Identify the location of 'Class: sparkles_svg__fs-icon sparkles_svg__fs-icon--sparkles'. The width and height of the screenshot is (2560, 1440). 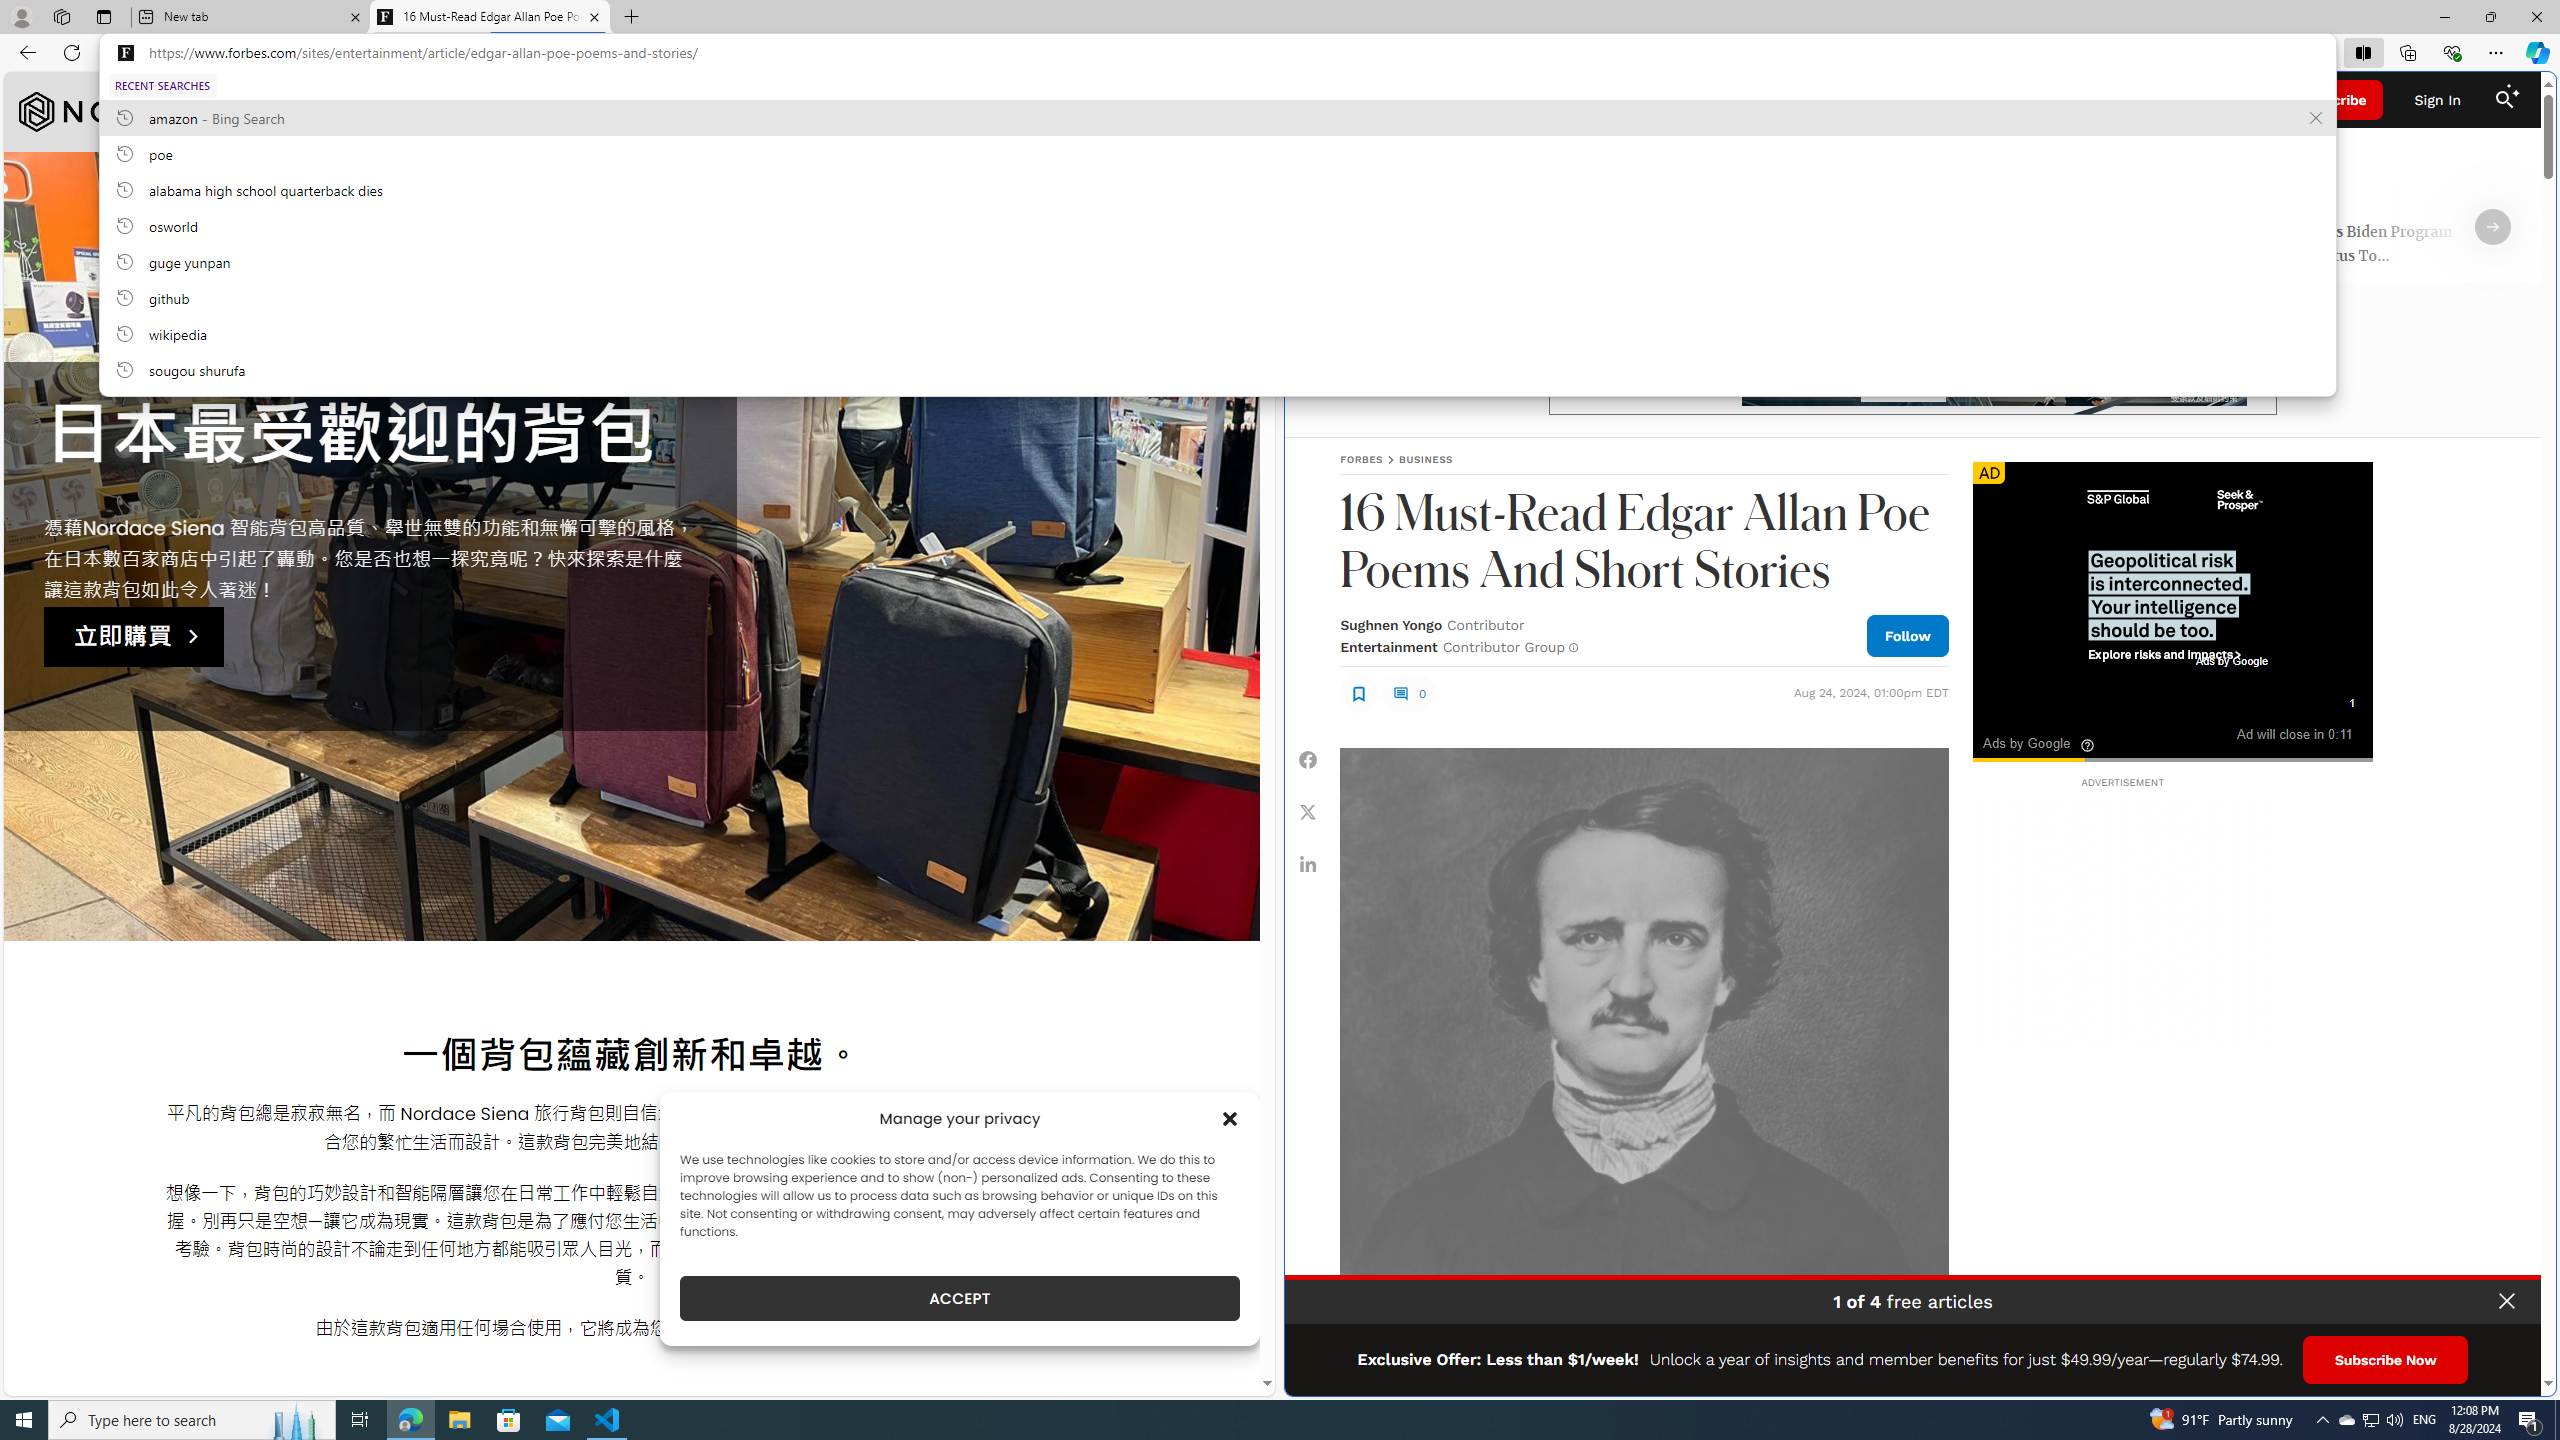
(2515, 89).